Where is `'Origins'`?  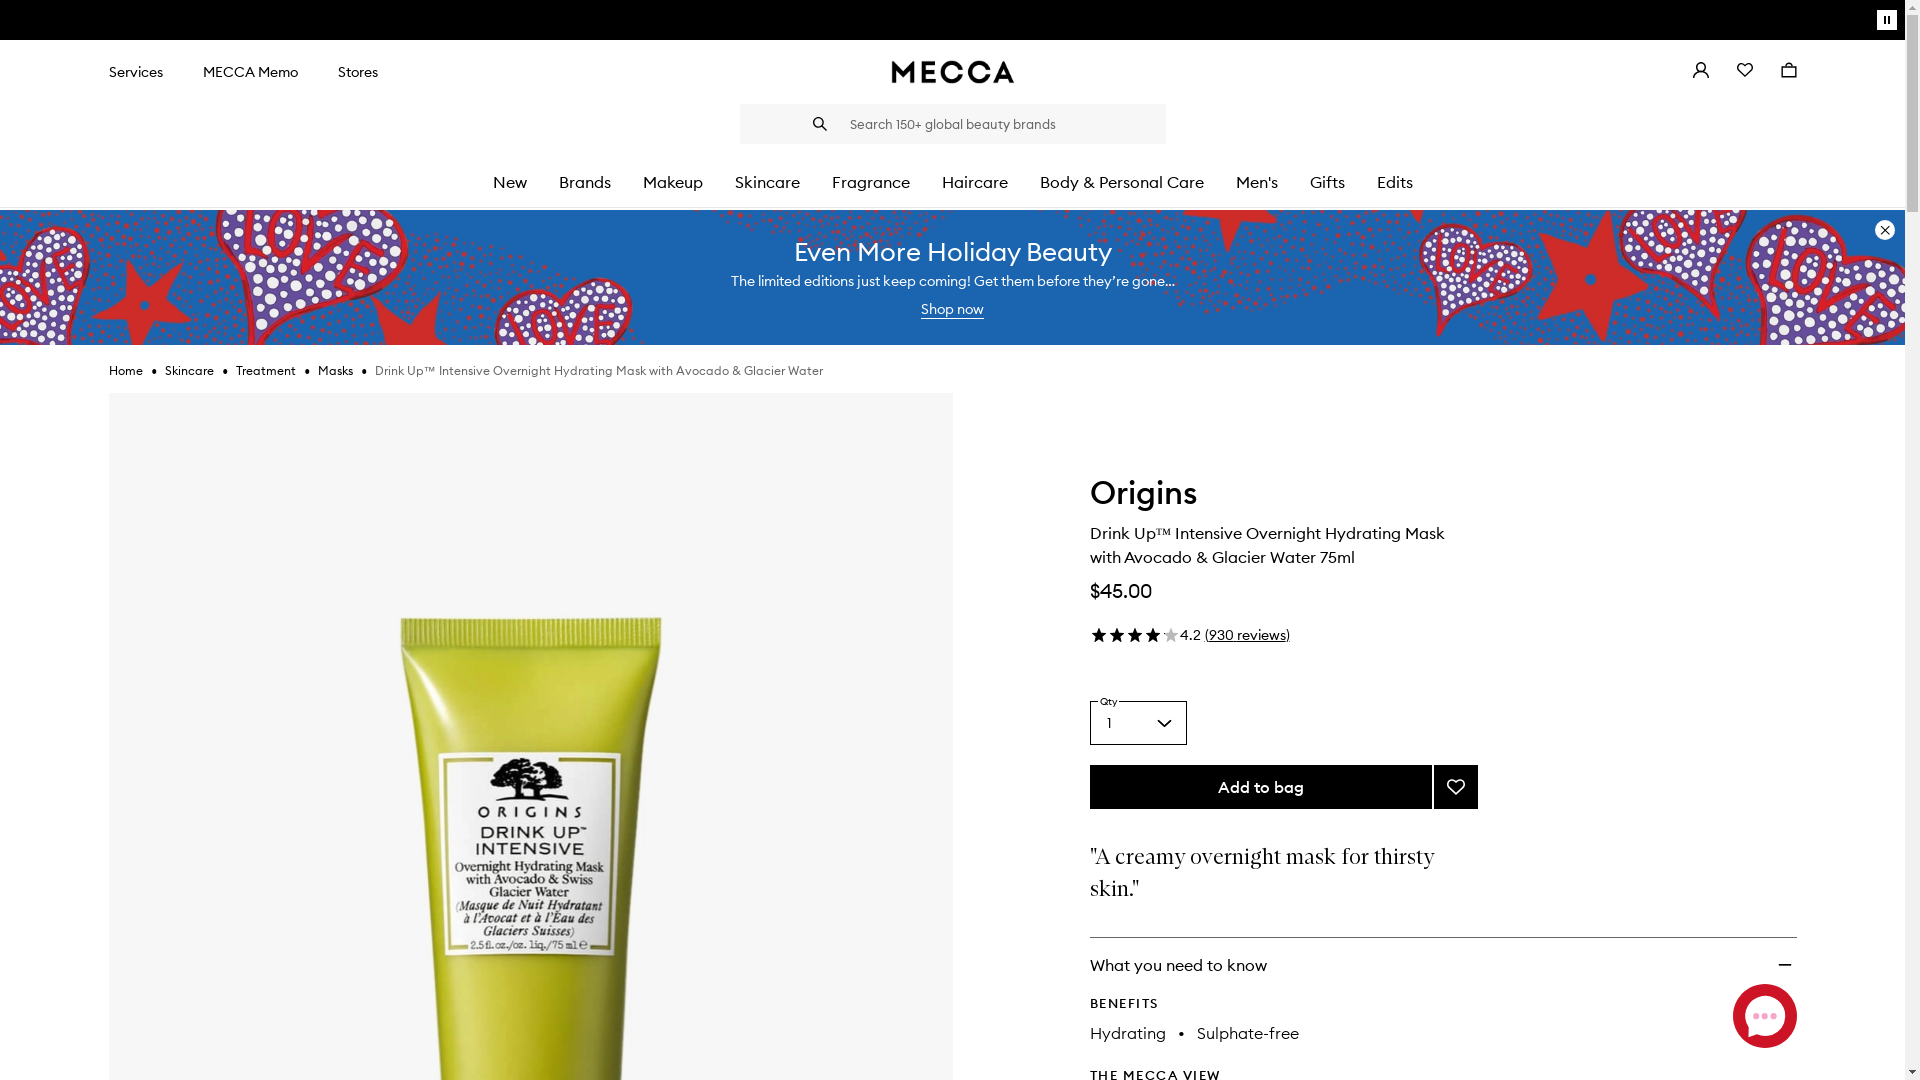 'Origins' is located at coordinates (1143, 496).